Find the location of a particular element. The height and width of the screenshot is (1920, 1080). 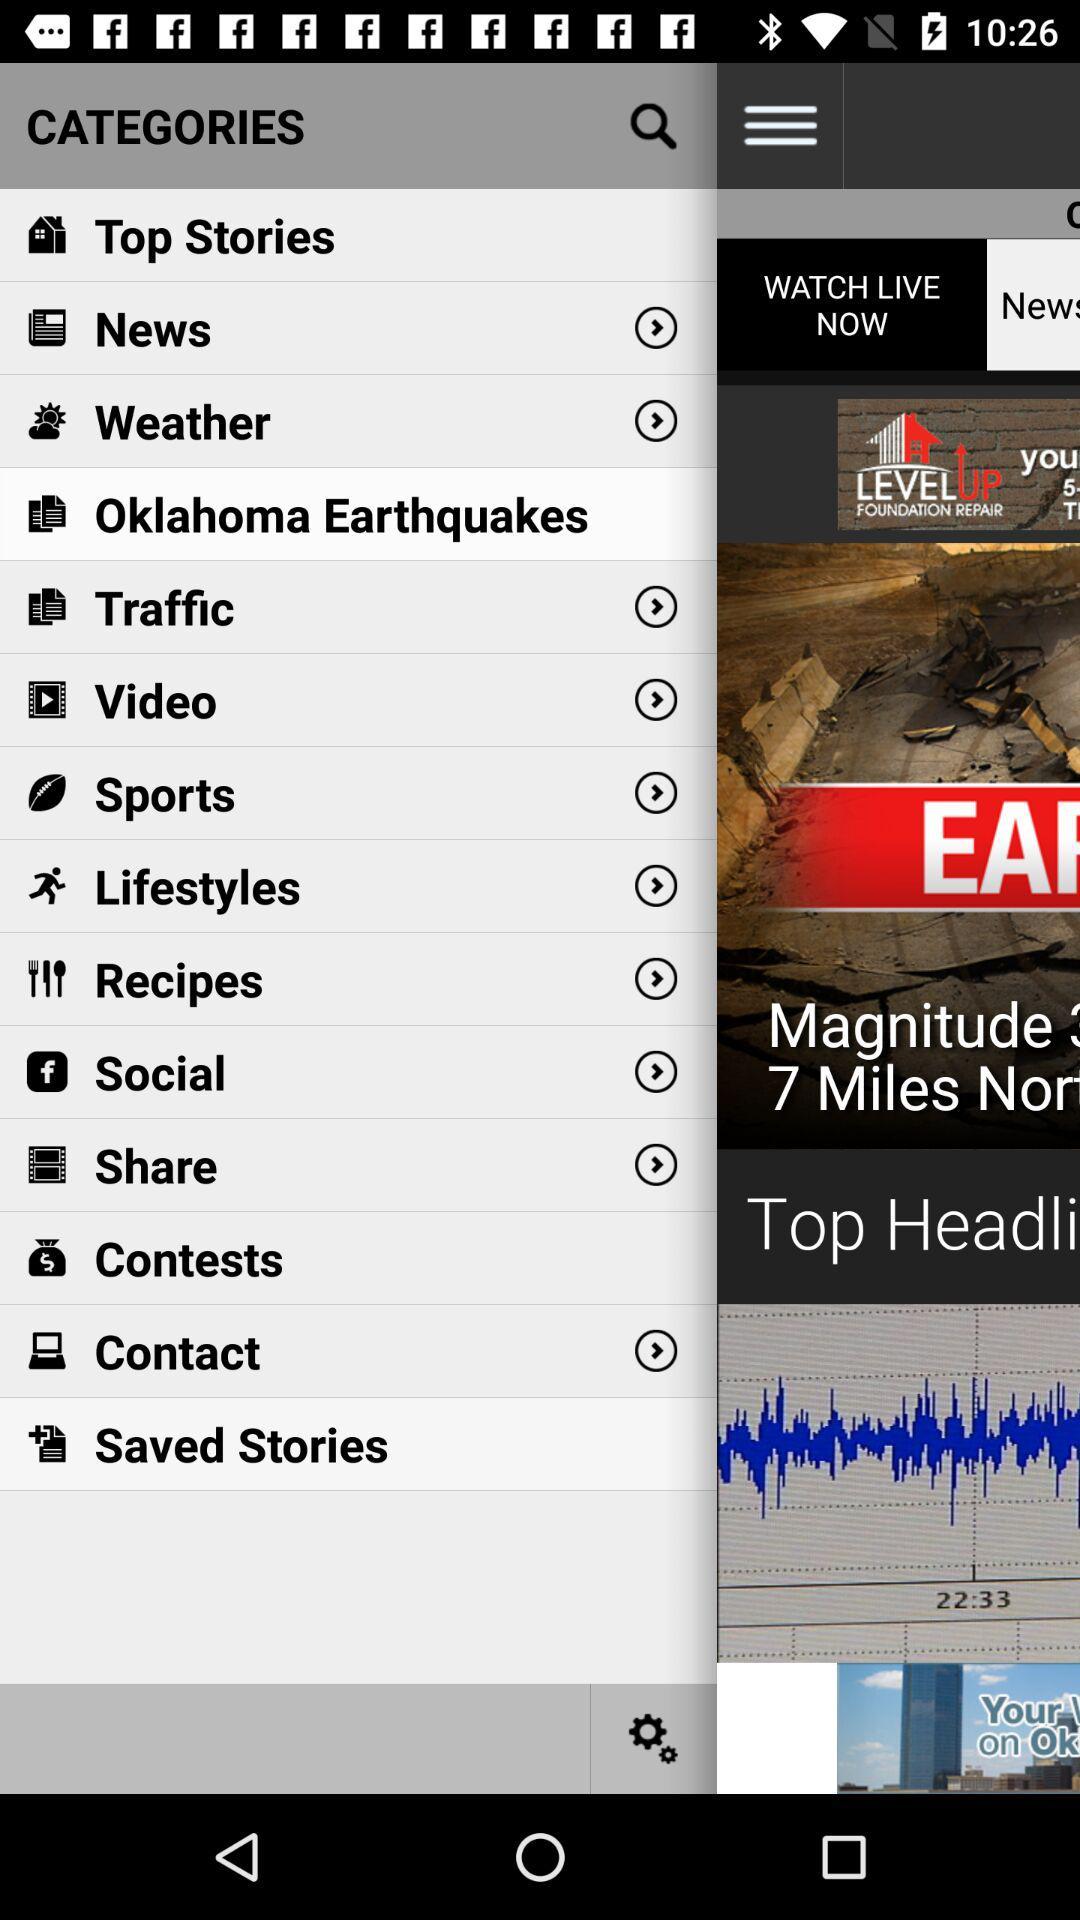

setting is located at coordinates (654, 1737).